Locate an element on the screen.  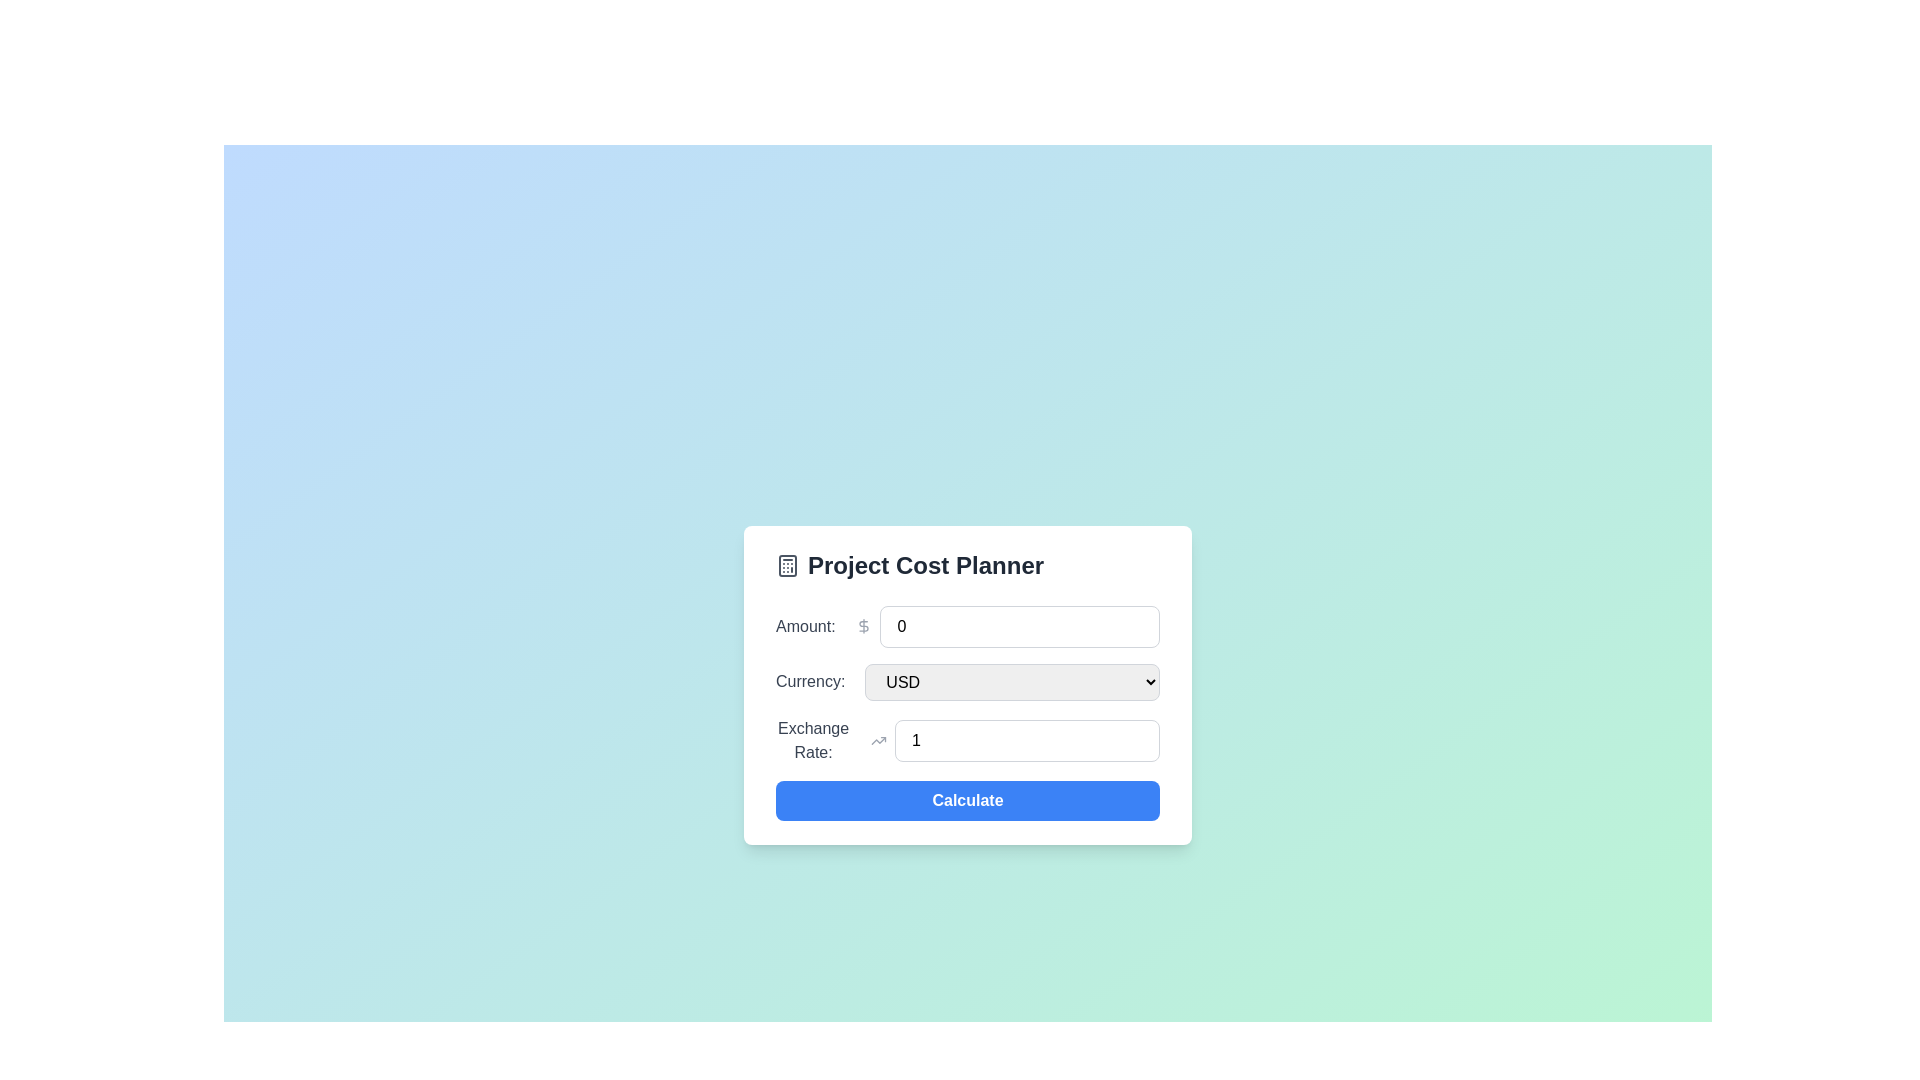
the submission button at the bottom of the 'Project Cost Planner' panel to initiate the calculation process is located at coordinates (968, 798).